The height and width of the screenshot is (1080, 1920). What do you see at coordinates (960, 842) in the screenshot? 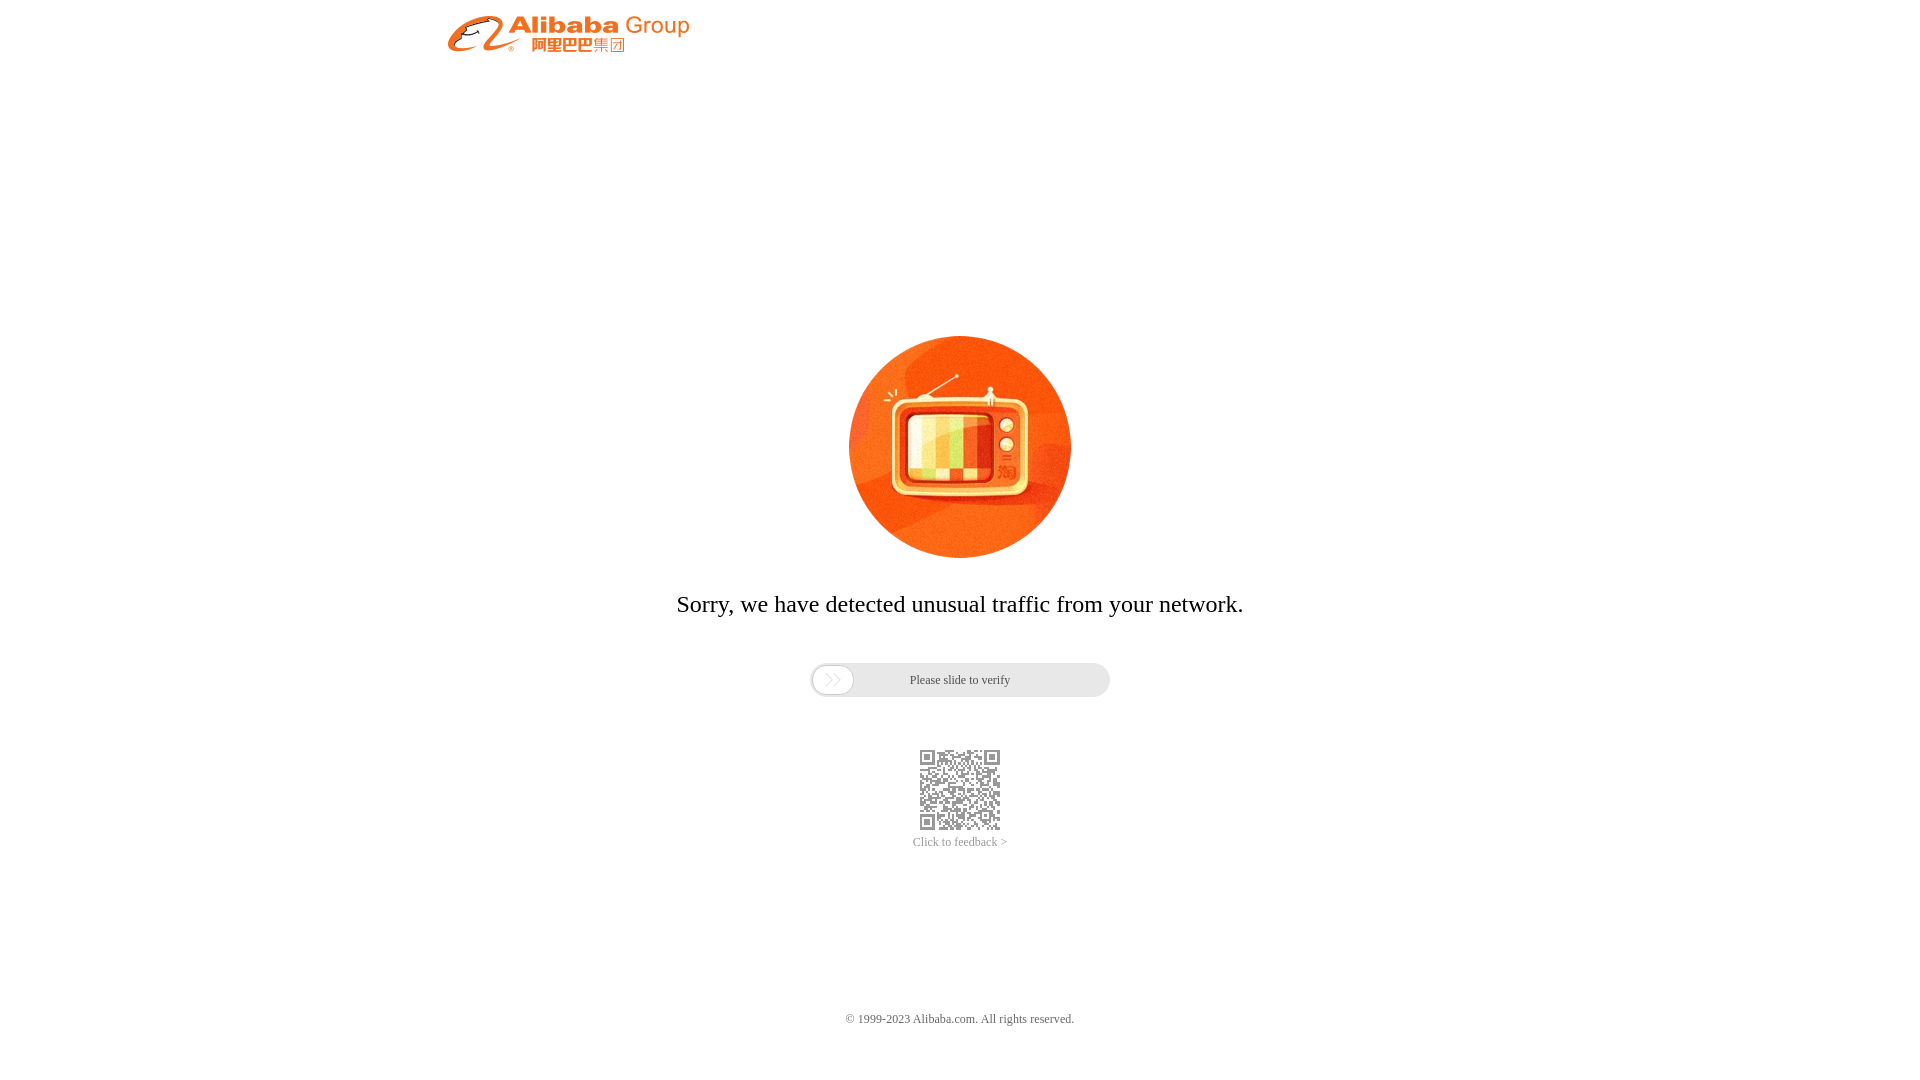
I see `'Click to feedback >'` at bounding box center [960, 842].